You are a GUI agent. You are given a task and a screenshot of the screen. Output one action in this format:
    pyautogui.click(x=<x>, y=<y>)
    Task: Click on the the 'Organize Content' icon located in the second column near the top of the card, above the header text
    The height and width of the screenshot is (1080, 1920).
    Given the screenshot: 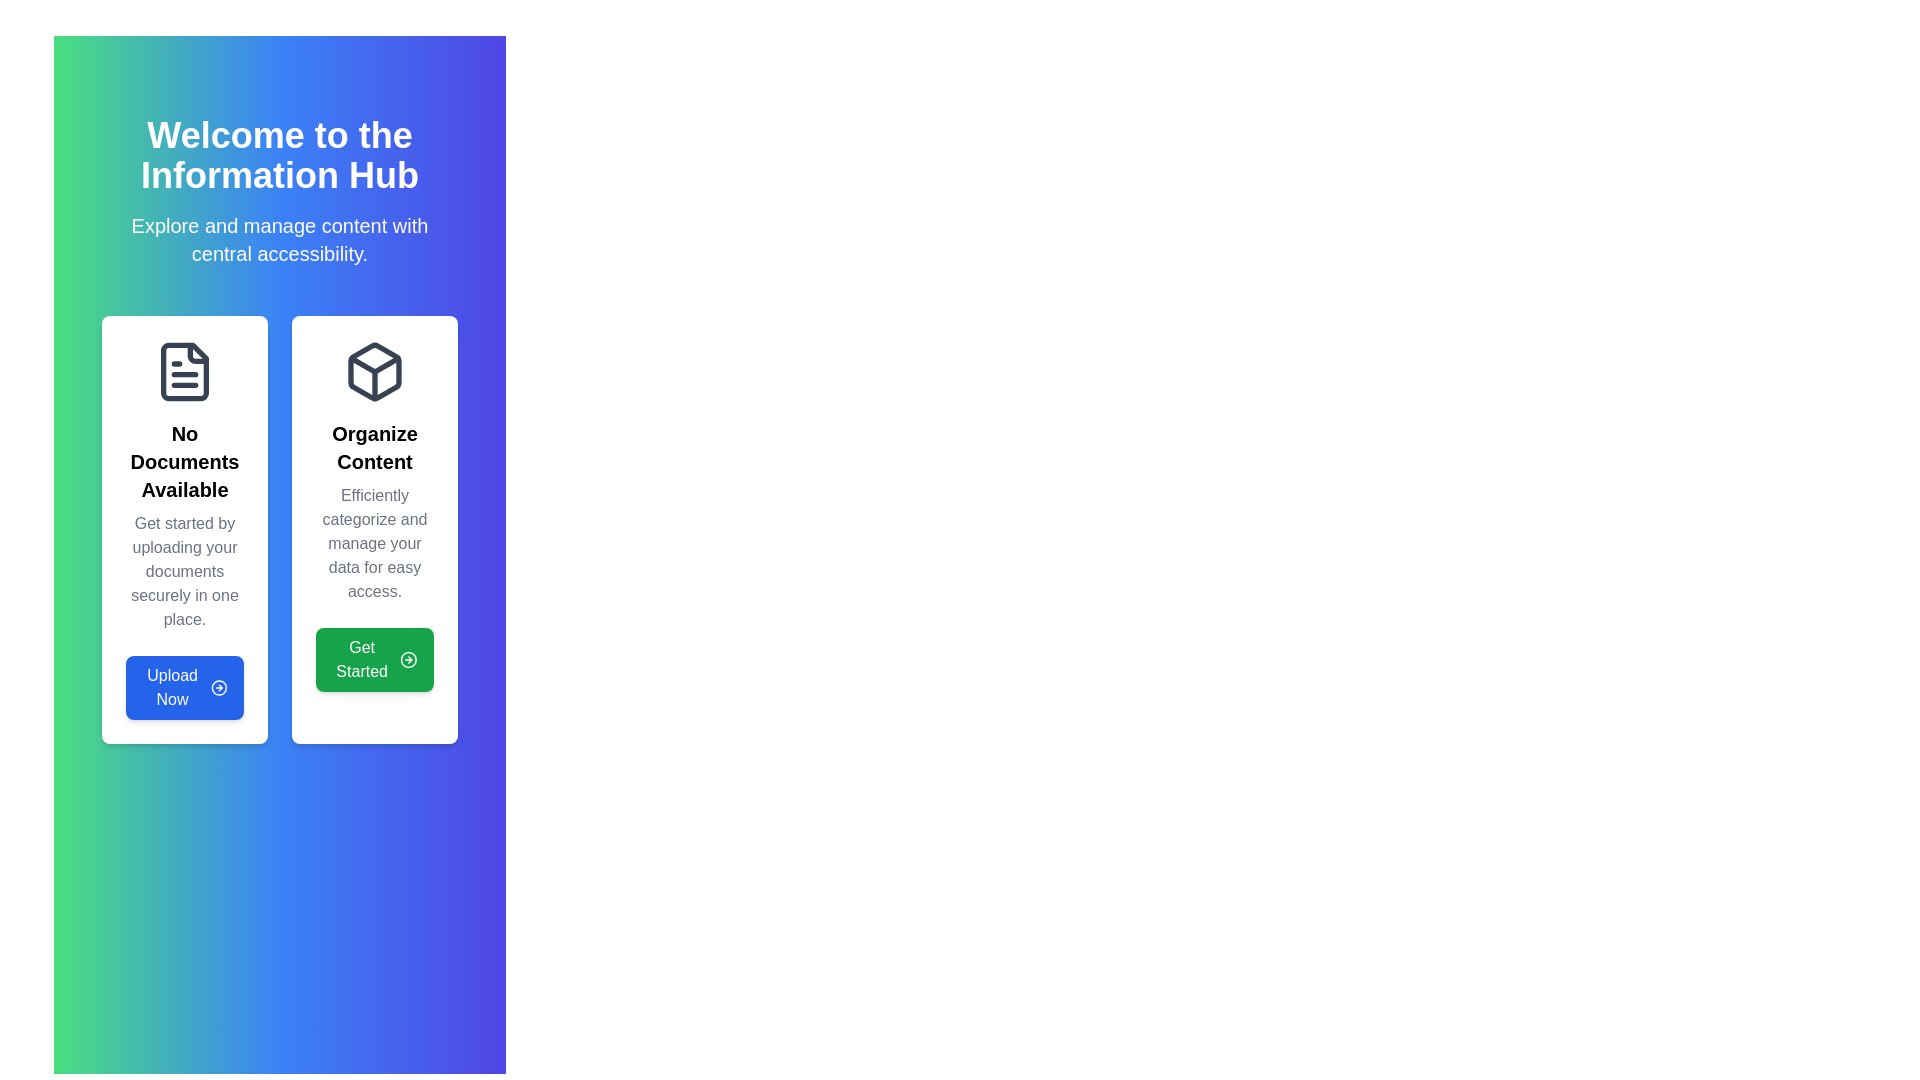 What is the action you would take?
    pyautogui.click(x=374, y=371)
    